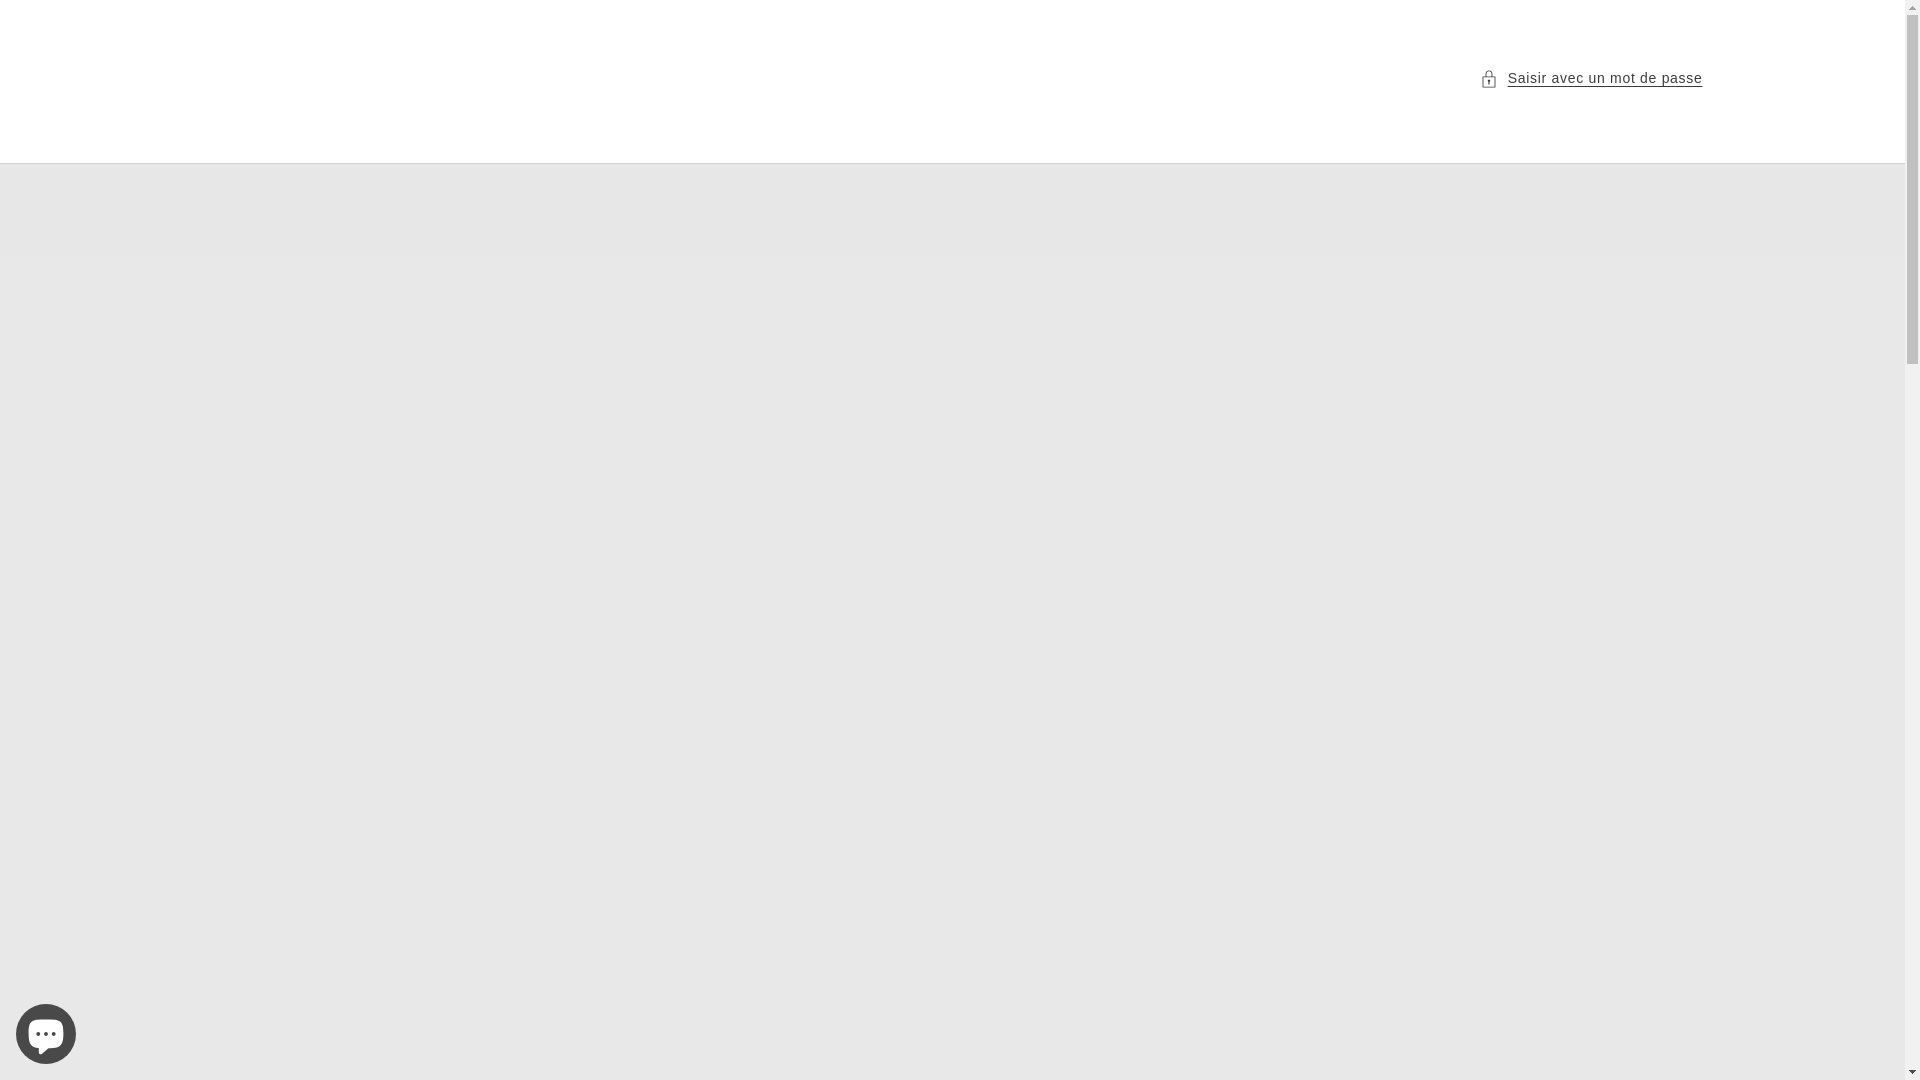 The height and width of the screenshot is (1080, 1920). I want to click on 'Chat de la boutique en ligne Shopify', so click(46, 1029).